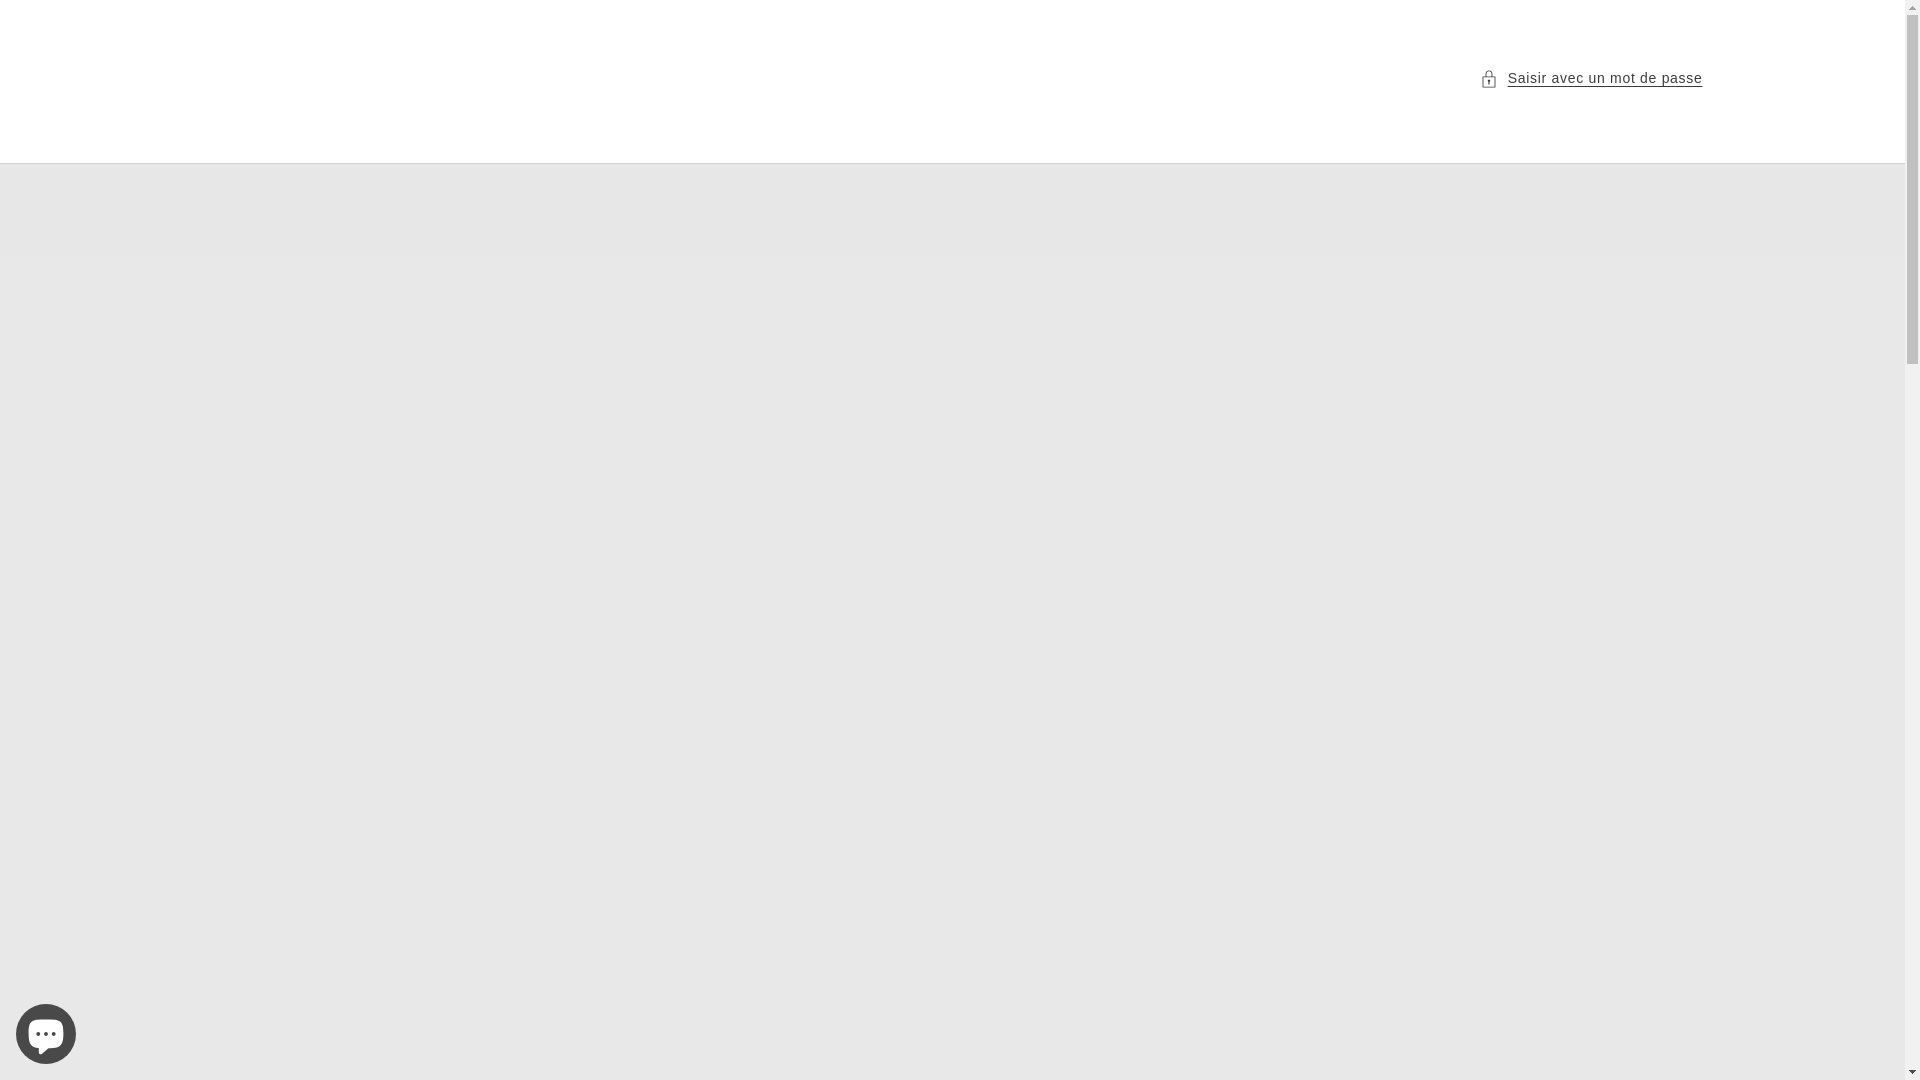 The height and width of the screenshot is (1080, 1920). I want to click on 'Chat de la boutique en ligne Shopify', so click(46, 1029).